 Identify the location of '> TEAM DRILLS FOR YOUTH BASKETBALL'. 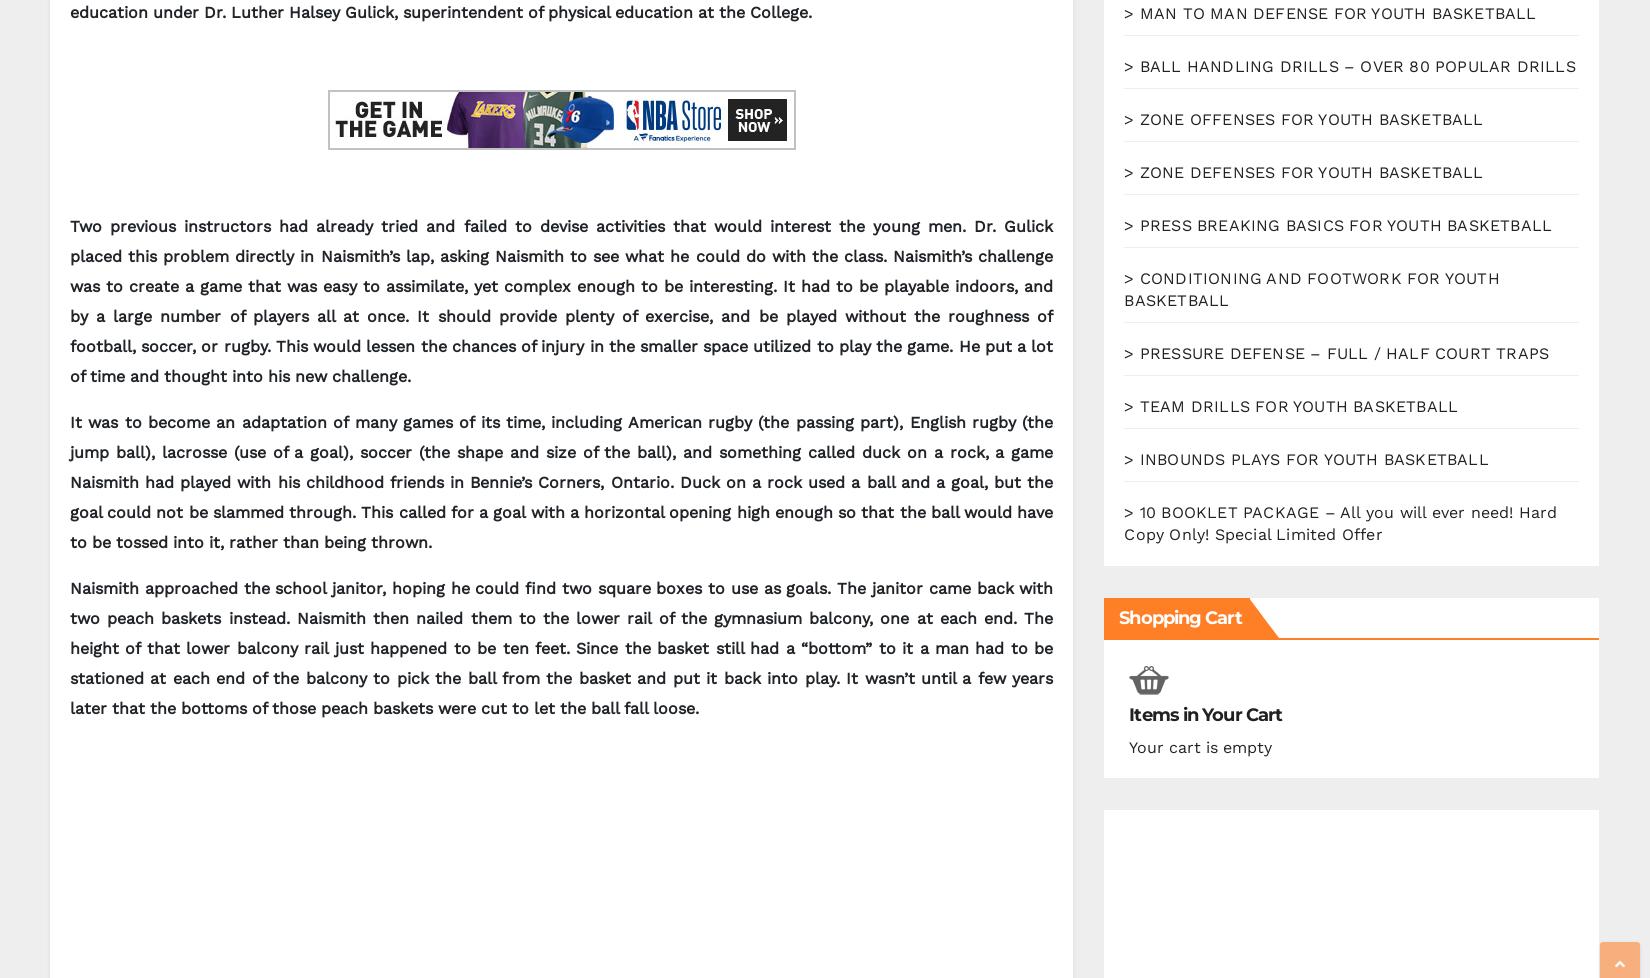
(1123, 405).